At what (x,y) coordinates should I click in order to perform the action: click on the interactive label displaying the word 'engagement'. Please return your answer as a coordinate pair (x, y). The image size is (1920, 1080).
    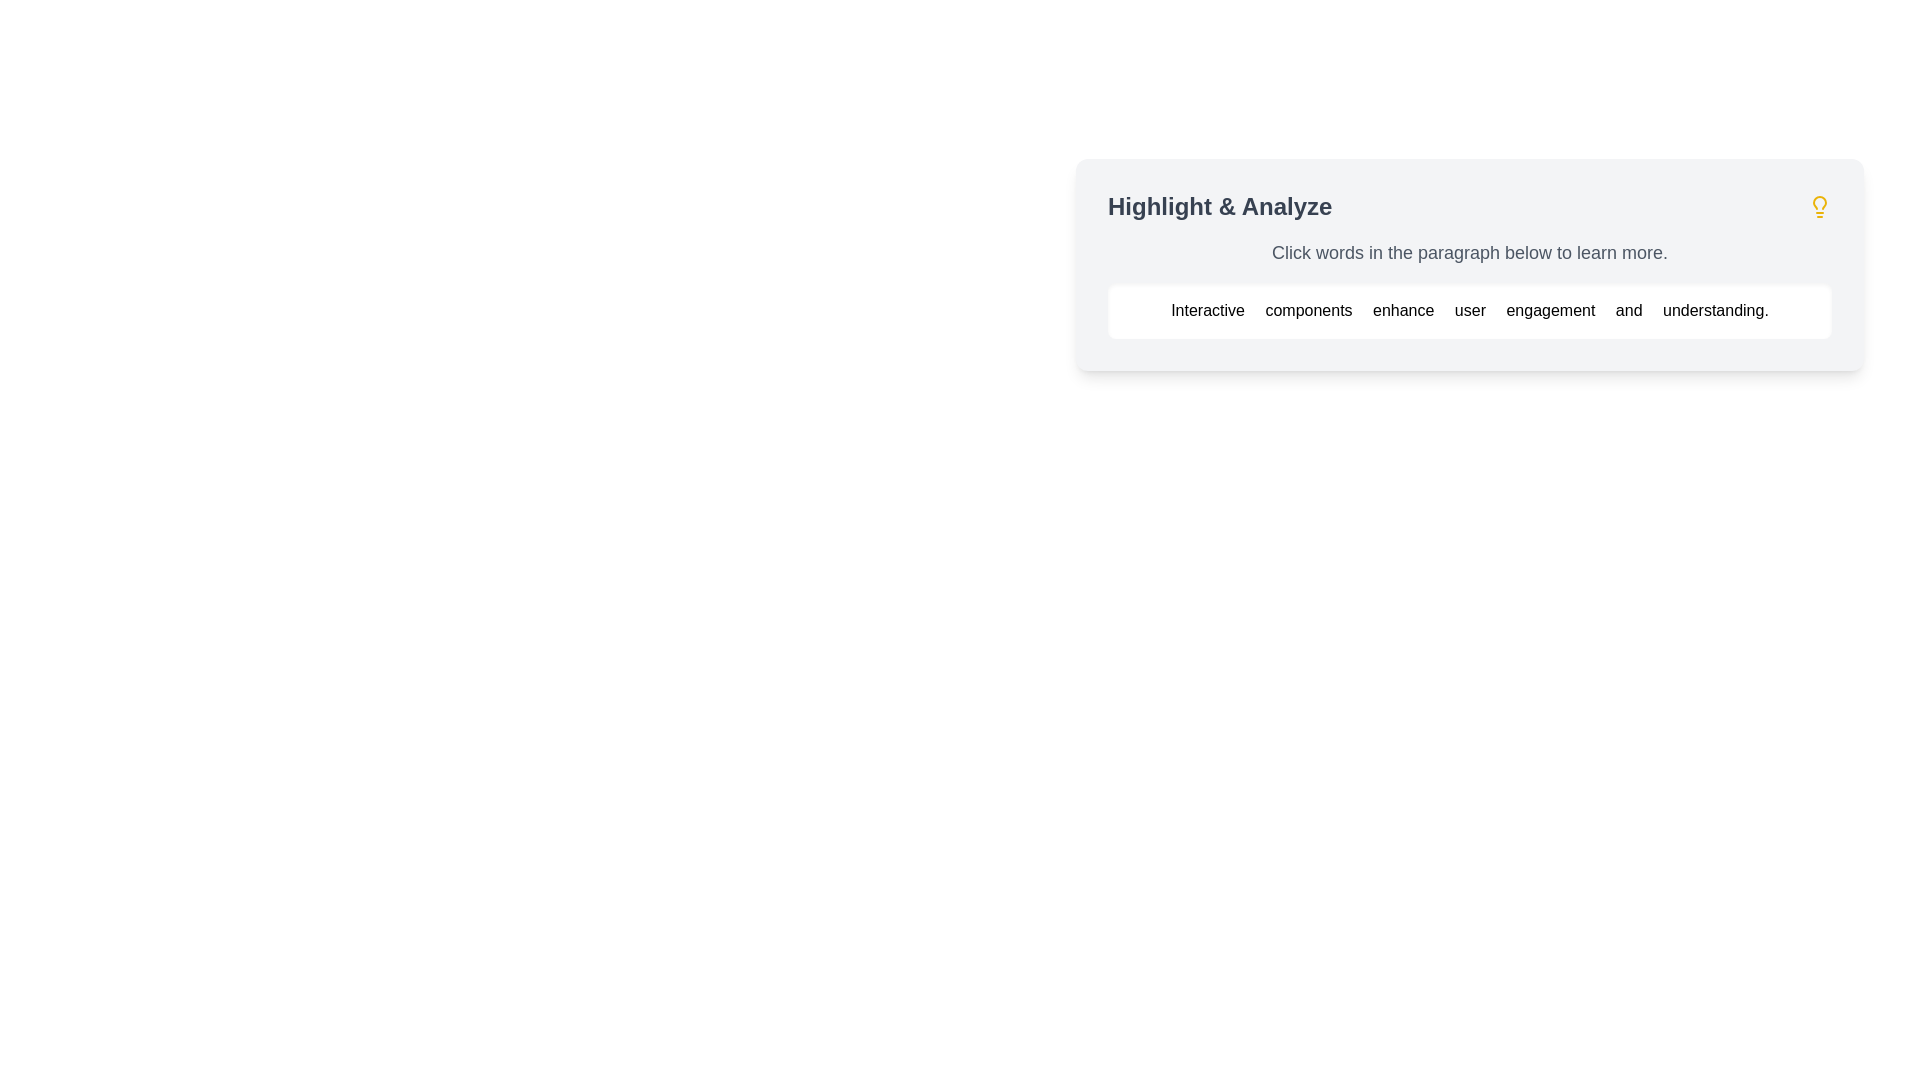
    Looking at the image, I should click on (1552, 310).